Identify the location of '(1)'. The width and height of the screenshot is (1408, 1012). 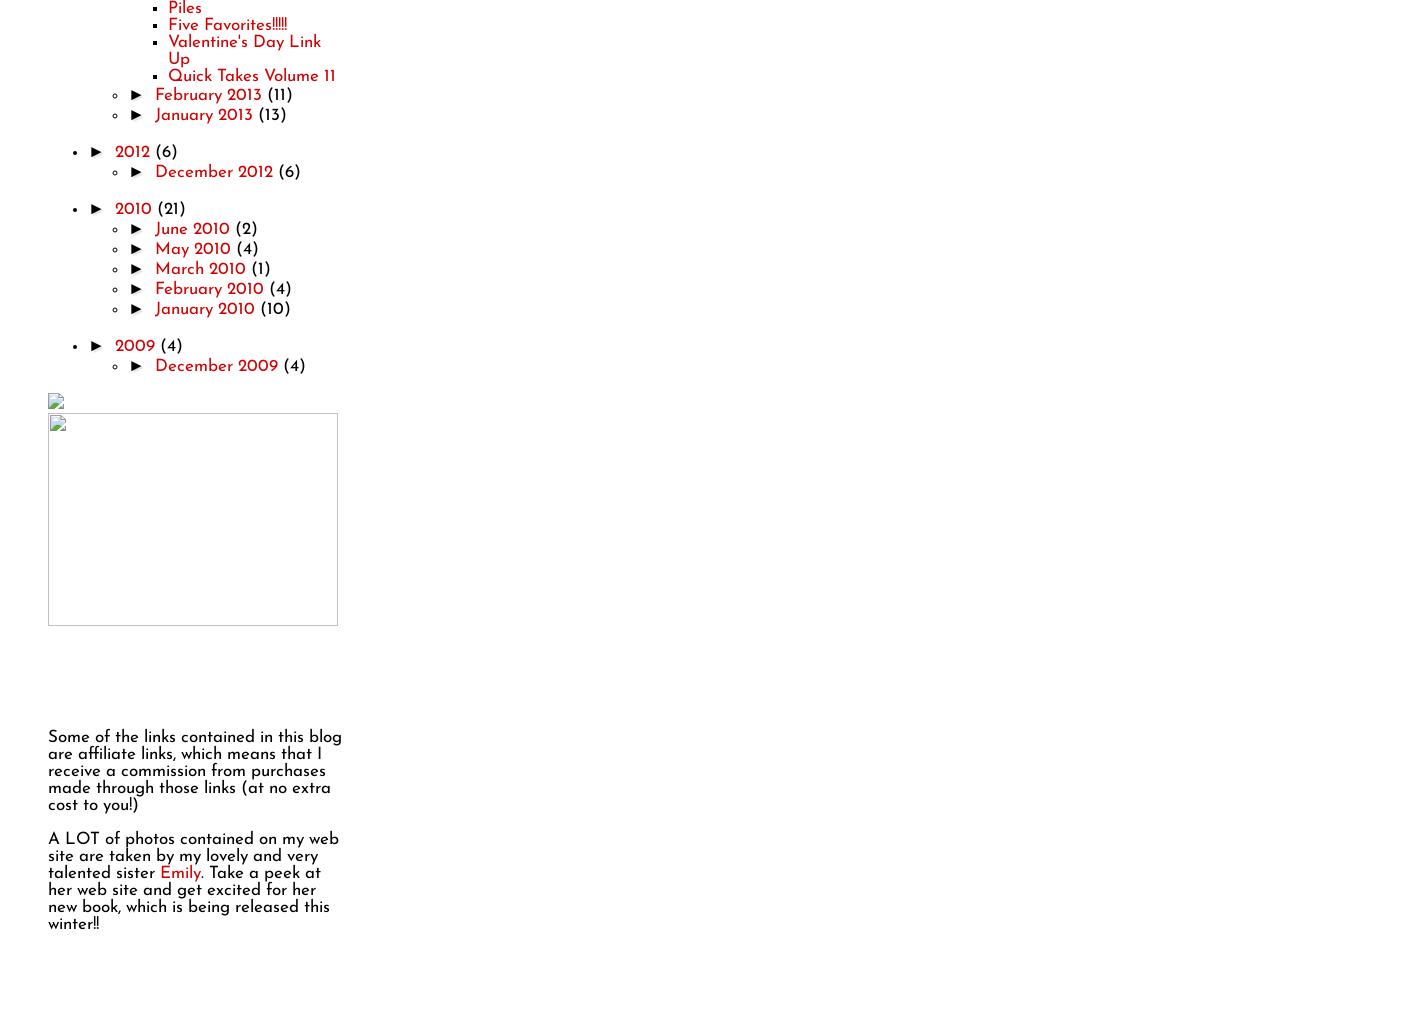
(259, 267).